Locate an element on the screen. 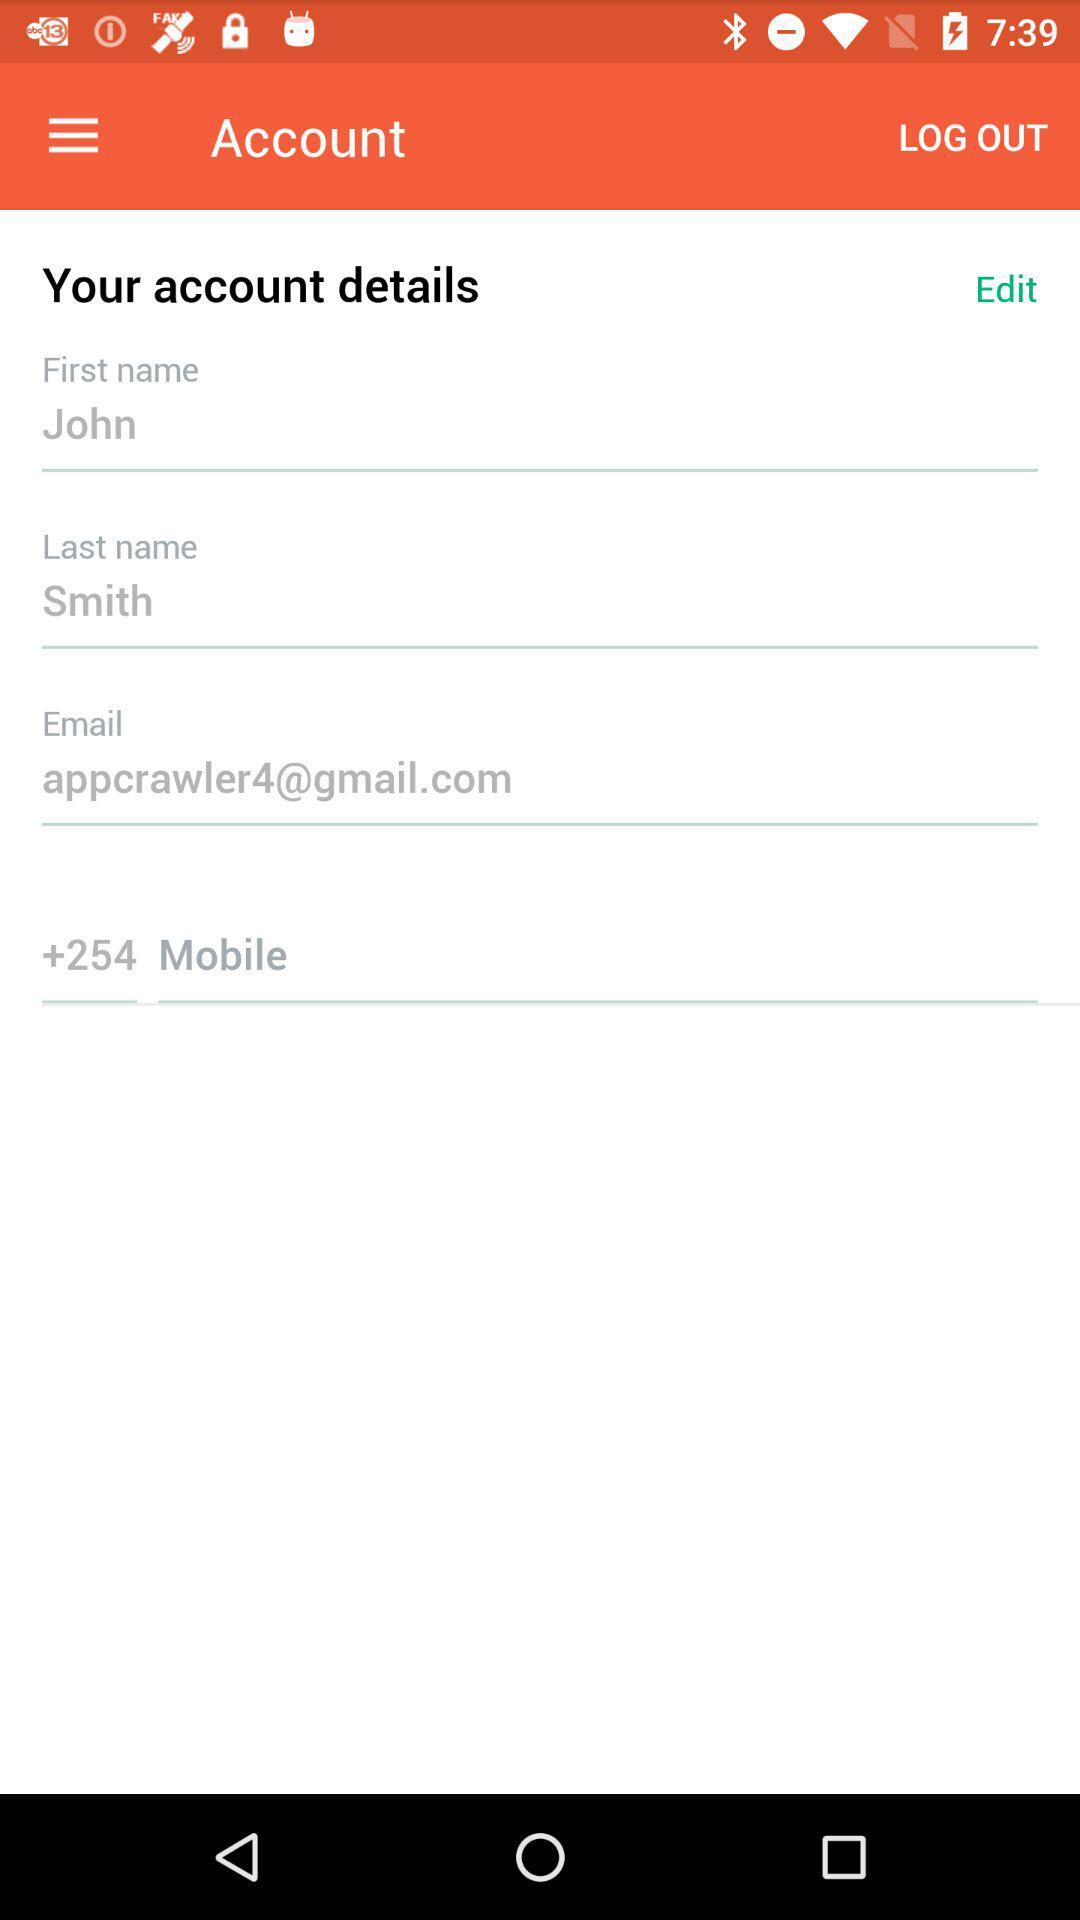 This screenshot has height=1920, width=1080. the edit is located at coordinates (1006, 287).